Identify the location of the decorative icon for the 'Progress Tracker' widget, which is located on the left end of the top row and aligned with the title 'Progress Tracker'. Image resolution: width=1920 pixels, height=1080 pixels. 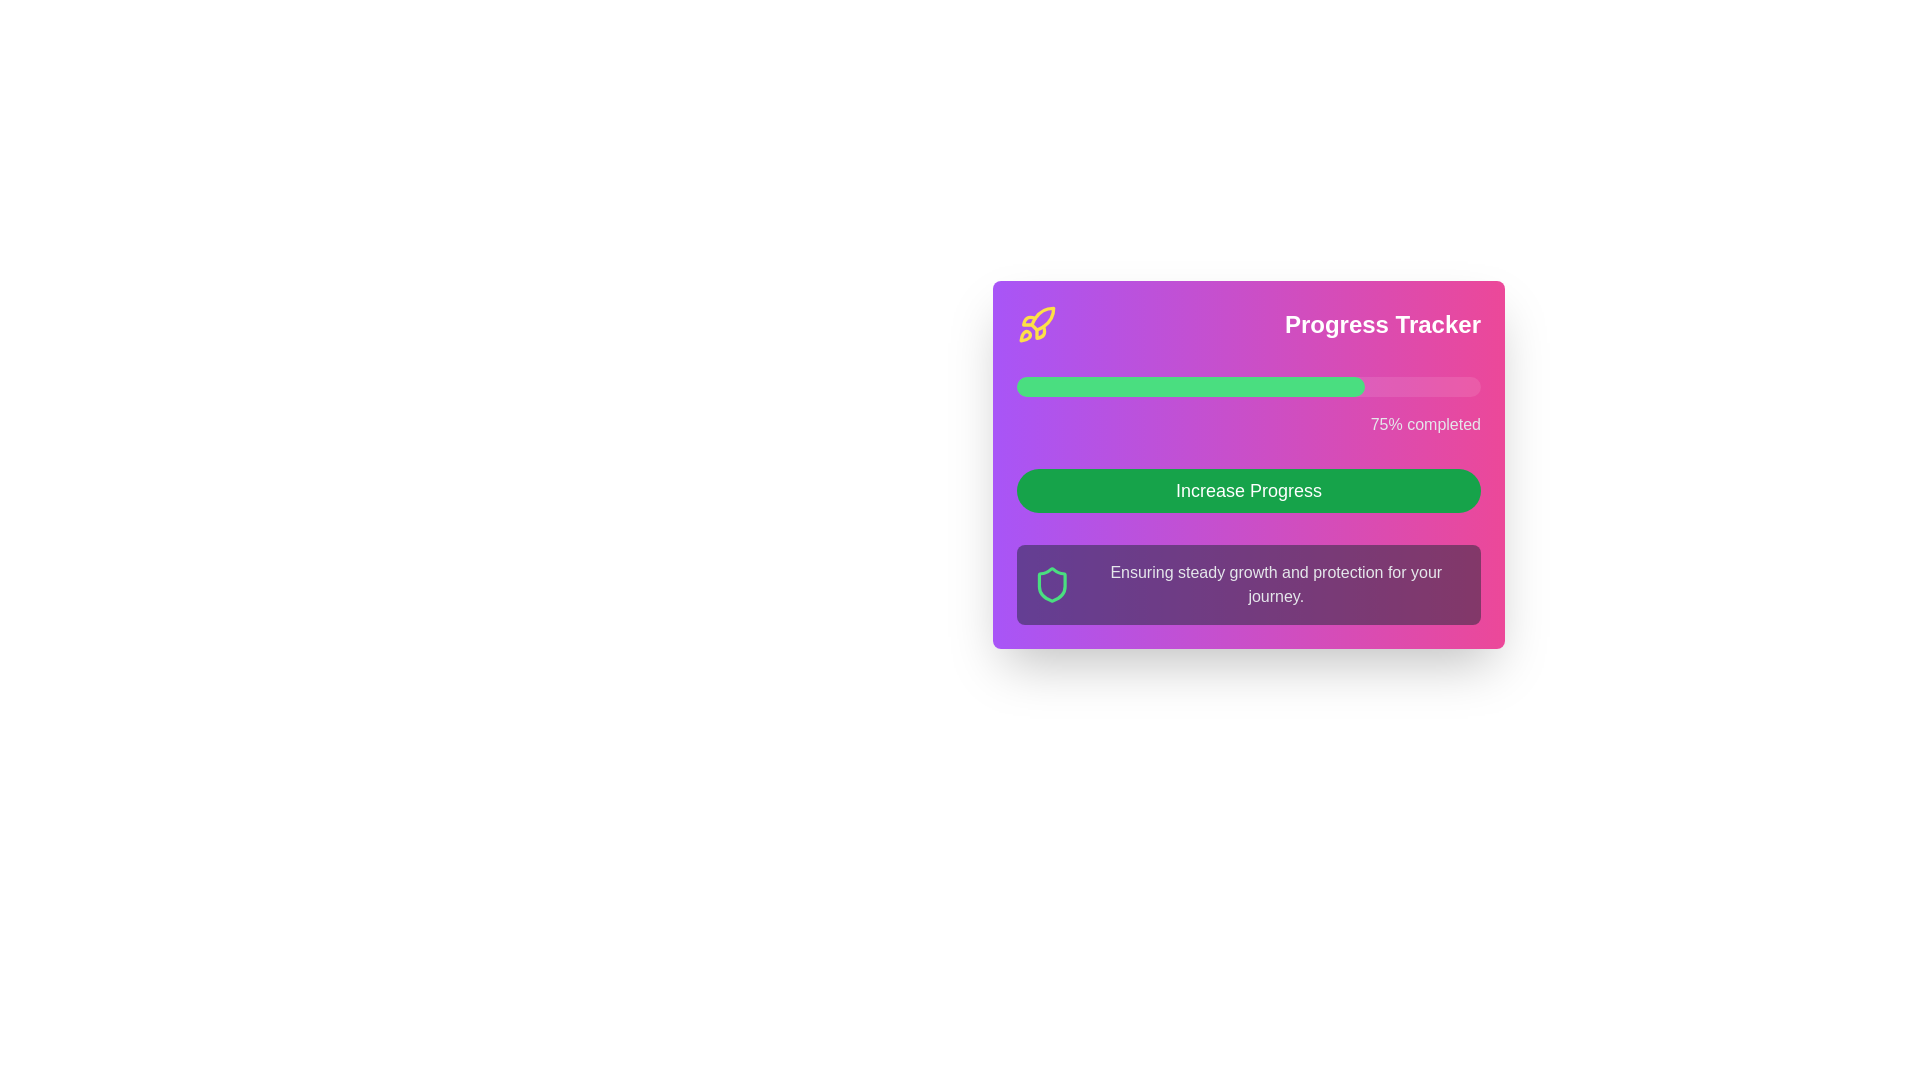
(1036, 323).